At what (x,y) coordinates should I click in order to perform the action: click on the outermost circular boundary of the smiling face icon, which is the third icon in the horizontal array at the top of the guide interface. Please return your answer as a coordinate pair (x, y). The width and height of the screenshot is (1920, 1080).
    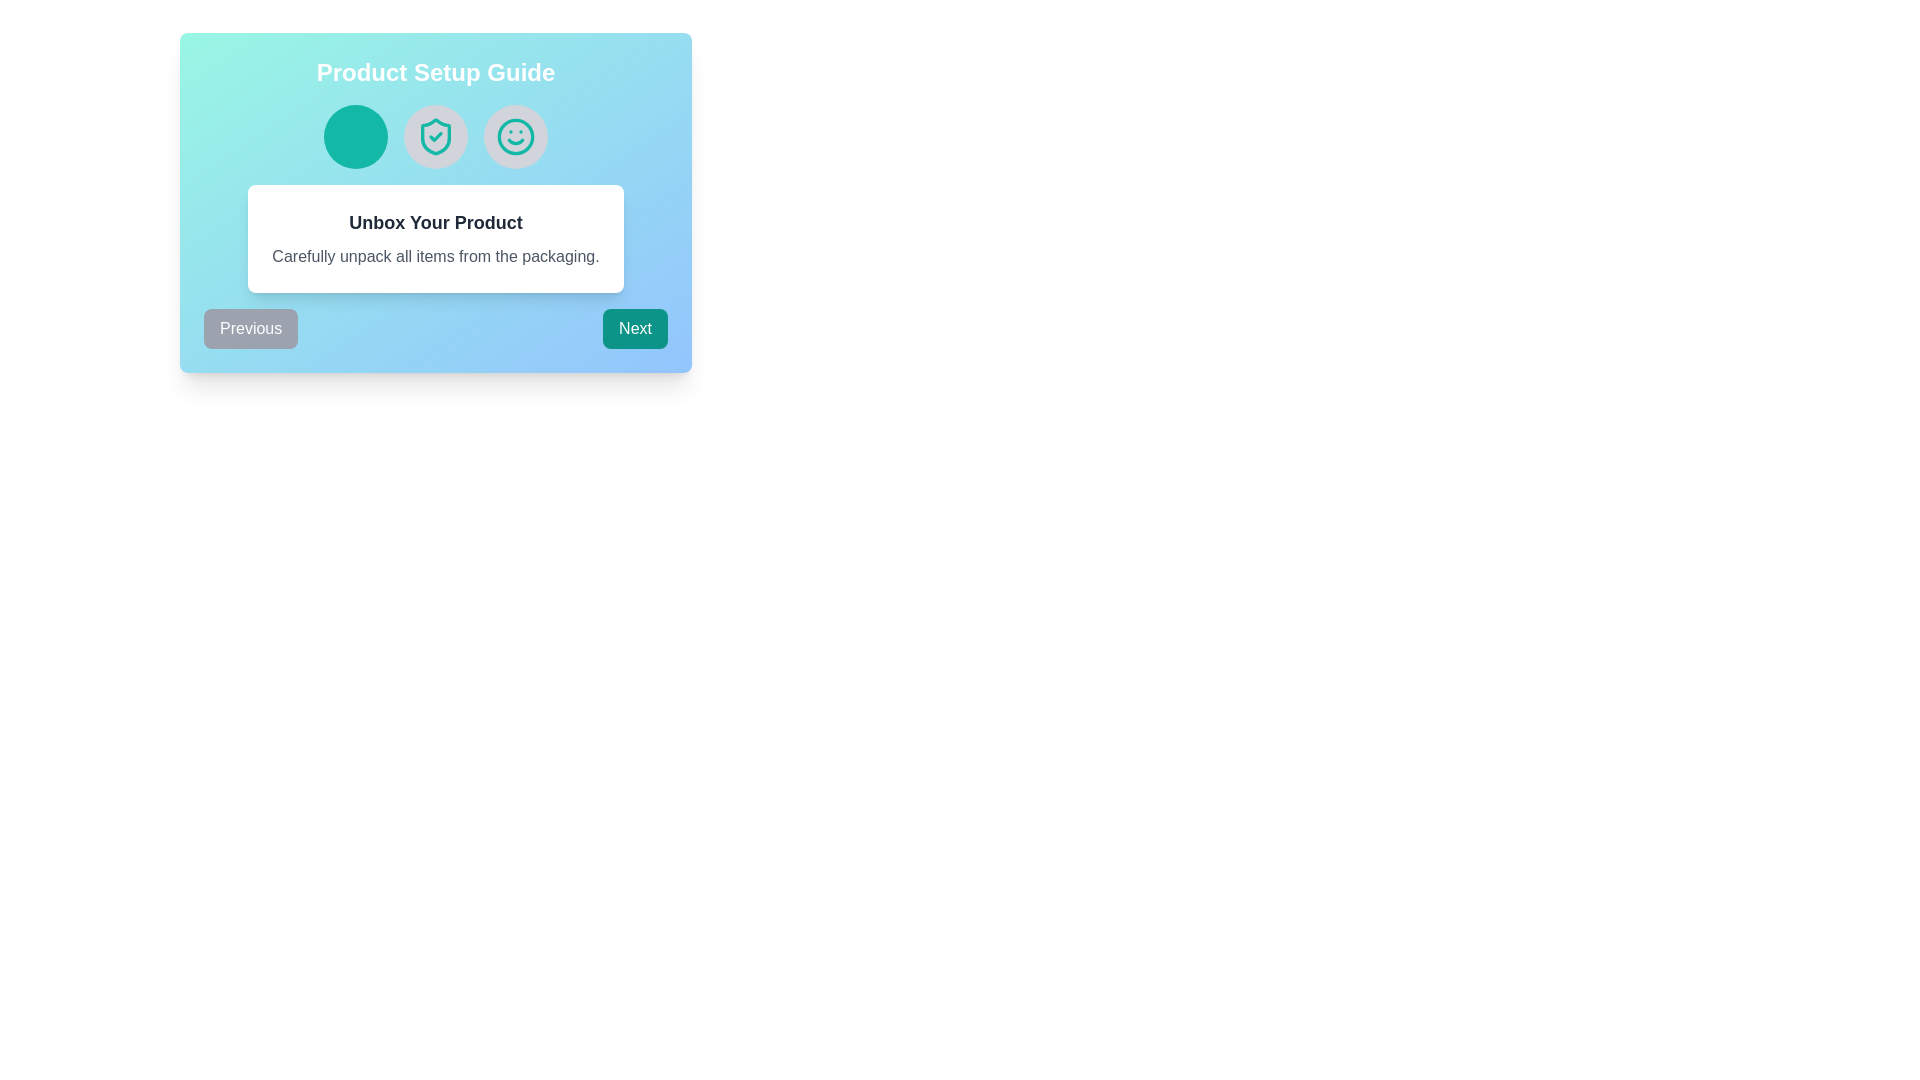
    Looking at the image, I should click on (515, 136).